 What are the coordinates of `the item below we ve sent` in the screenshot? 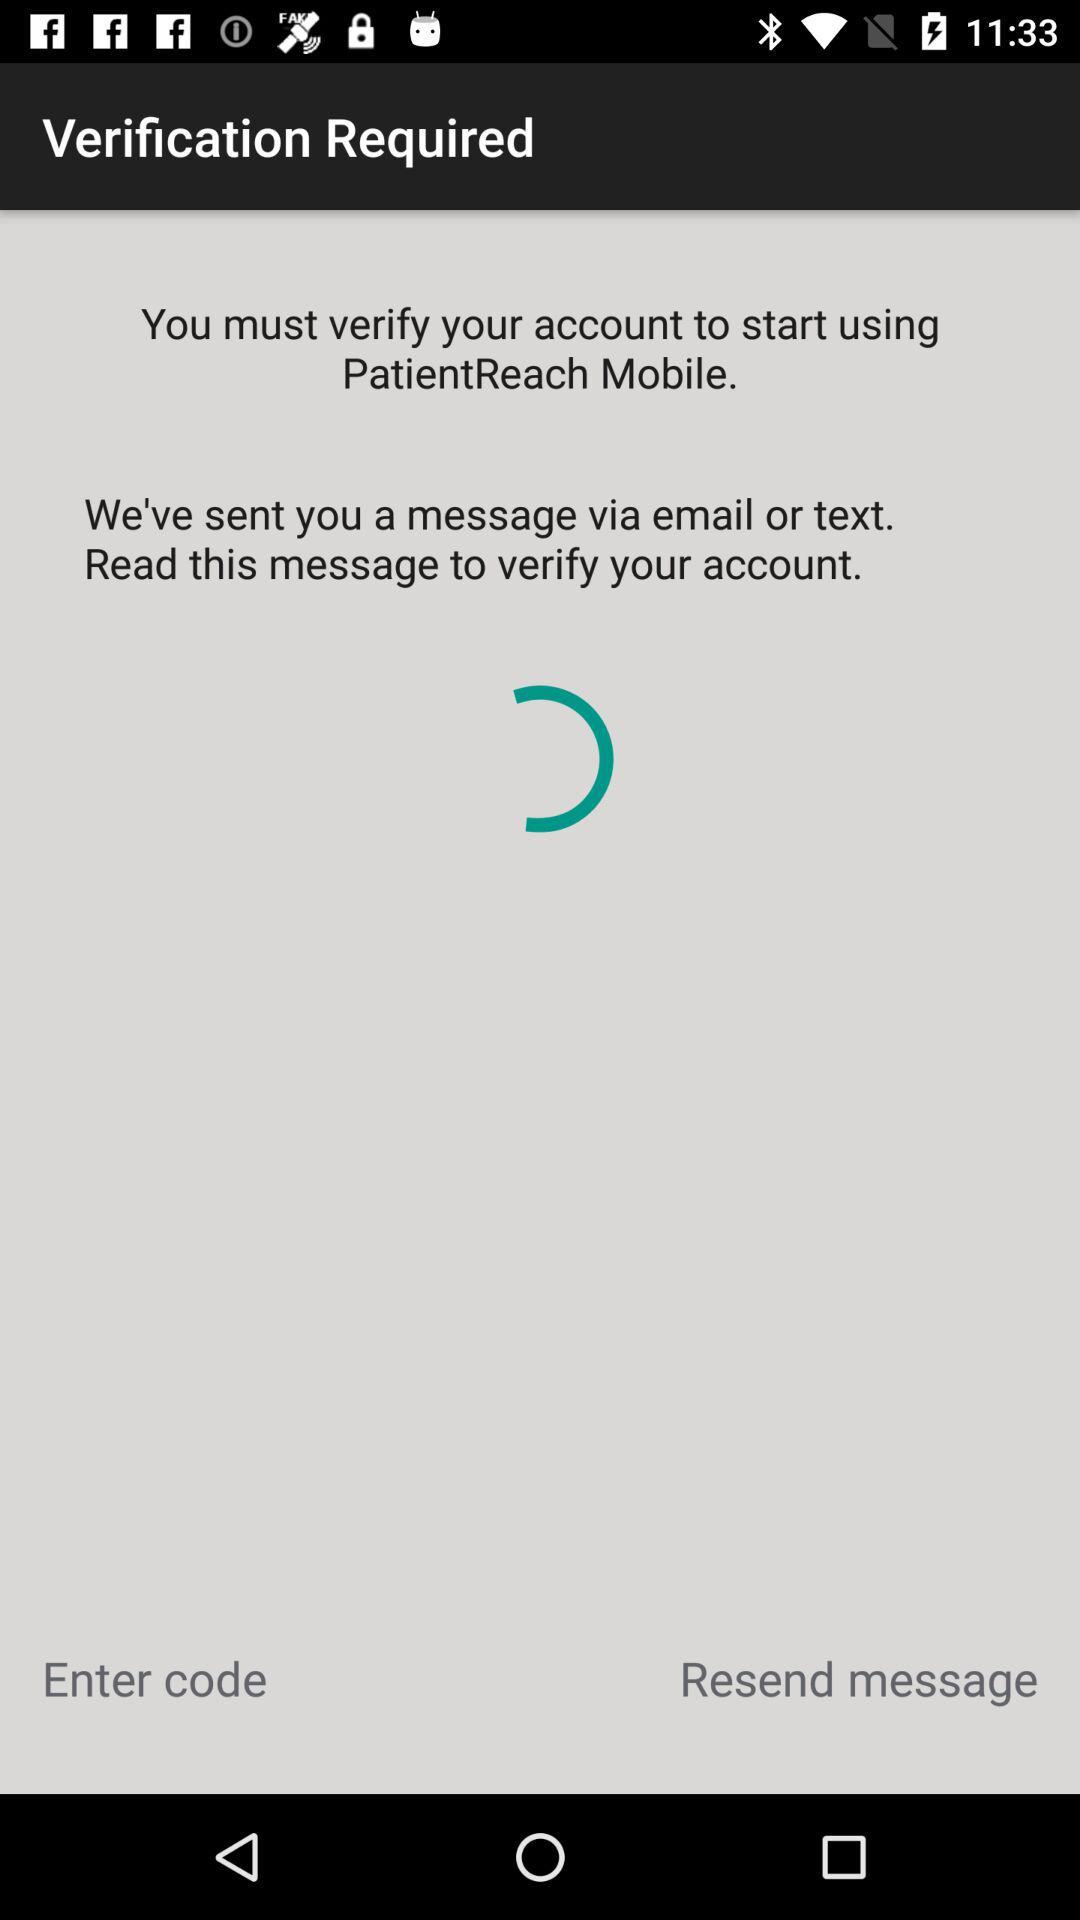 It's located at (857, 1678).